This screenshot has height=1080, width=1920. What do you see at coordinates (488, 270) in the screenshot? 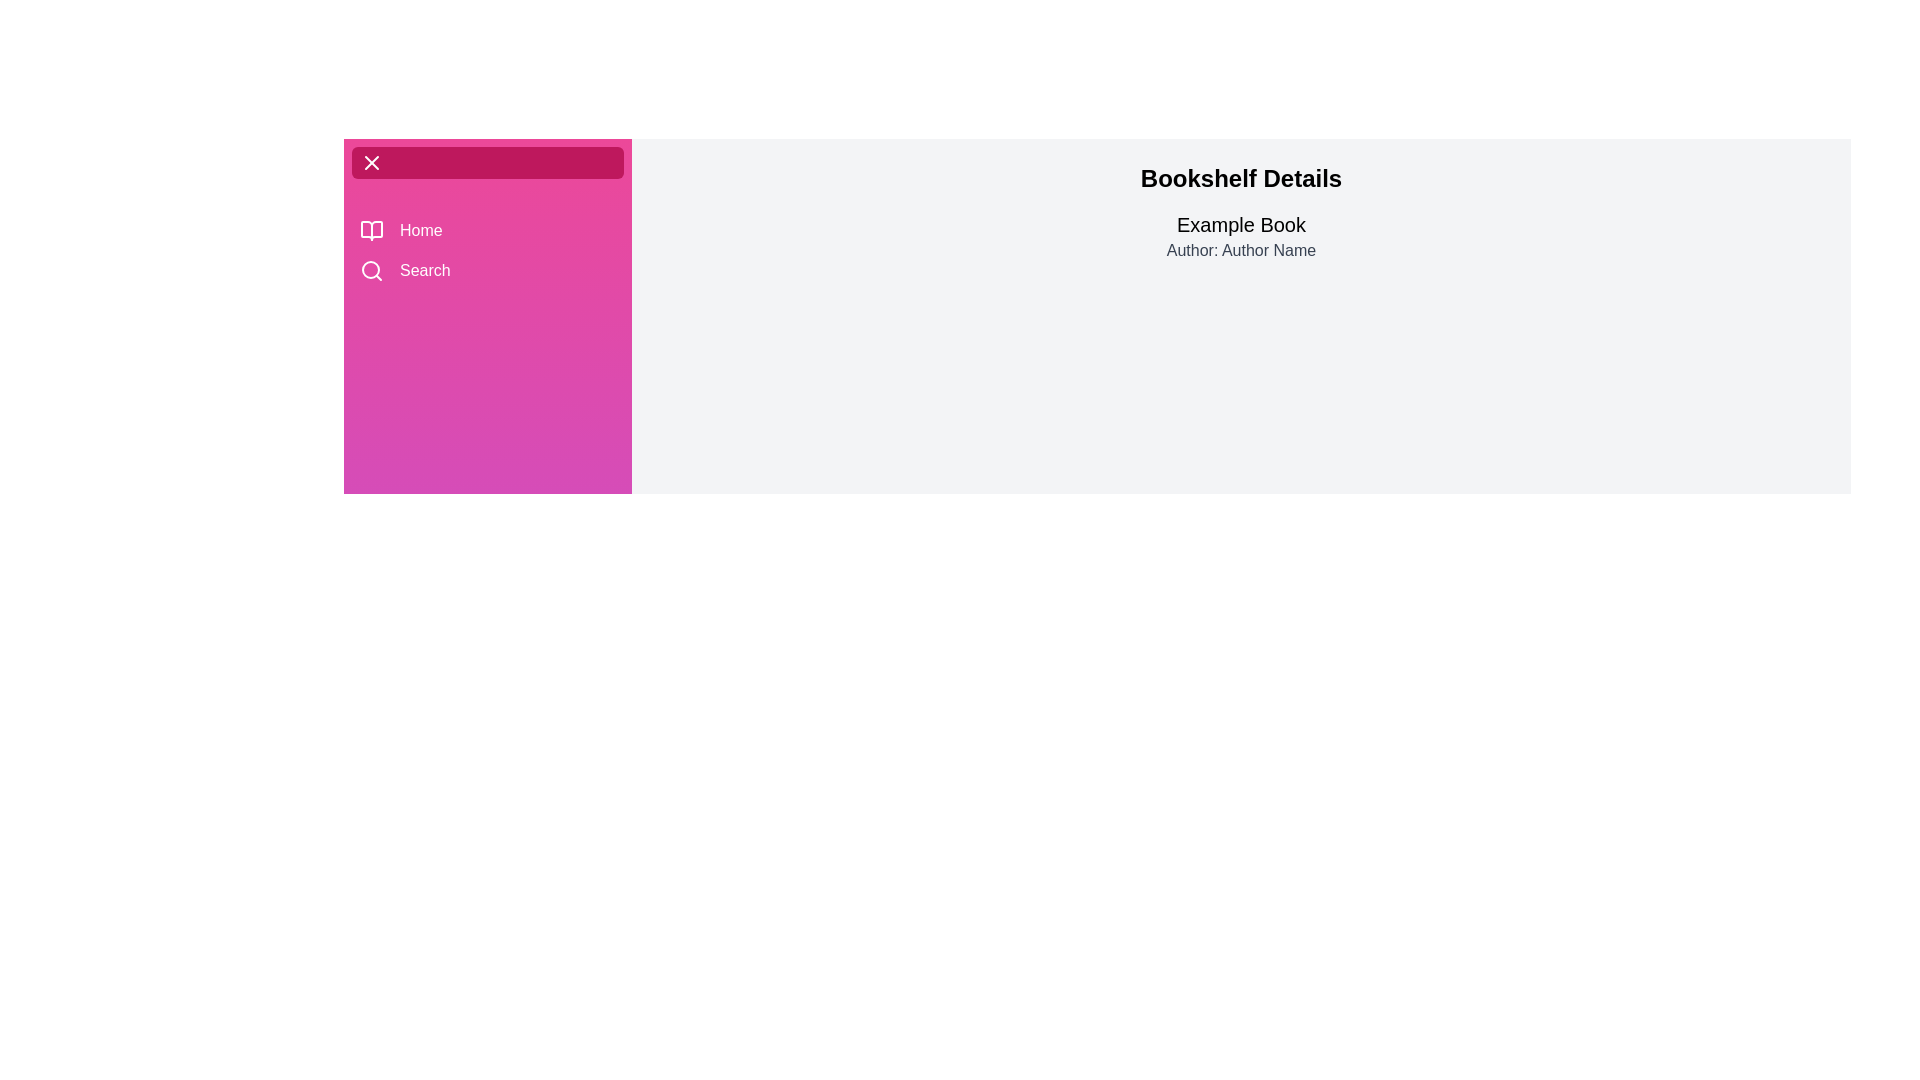
I see `the 'Search' menu item to navigate to the 'Search' section` at bounding box center [488, 270].